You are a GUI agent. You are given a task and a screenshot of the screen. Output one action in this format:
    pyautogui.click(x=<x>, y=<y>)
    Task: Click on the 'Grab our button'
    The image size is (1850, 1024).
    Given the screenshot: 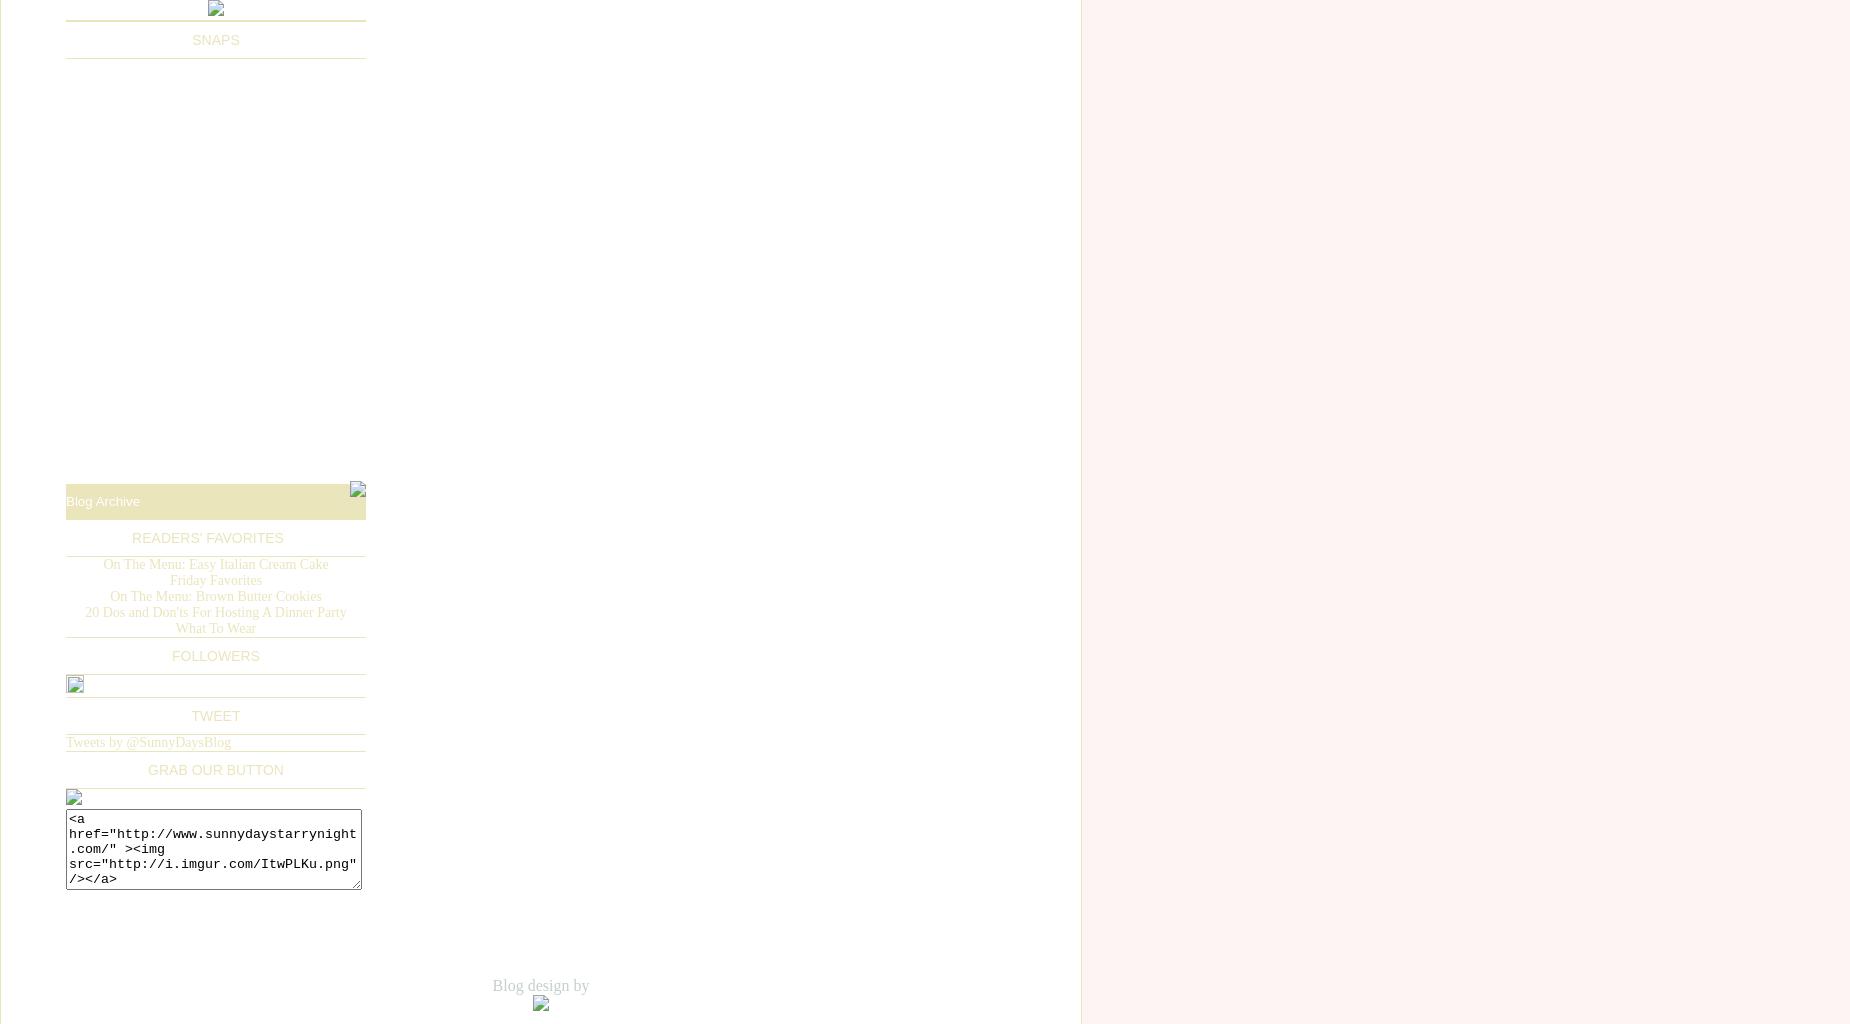 What is the action you would take?
    pyautogui.click(x=214, y=769)
    